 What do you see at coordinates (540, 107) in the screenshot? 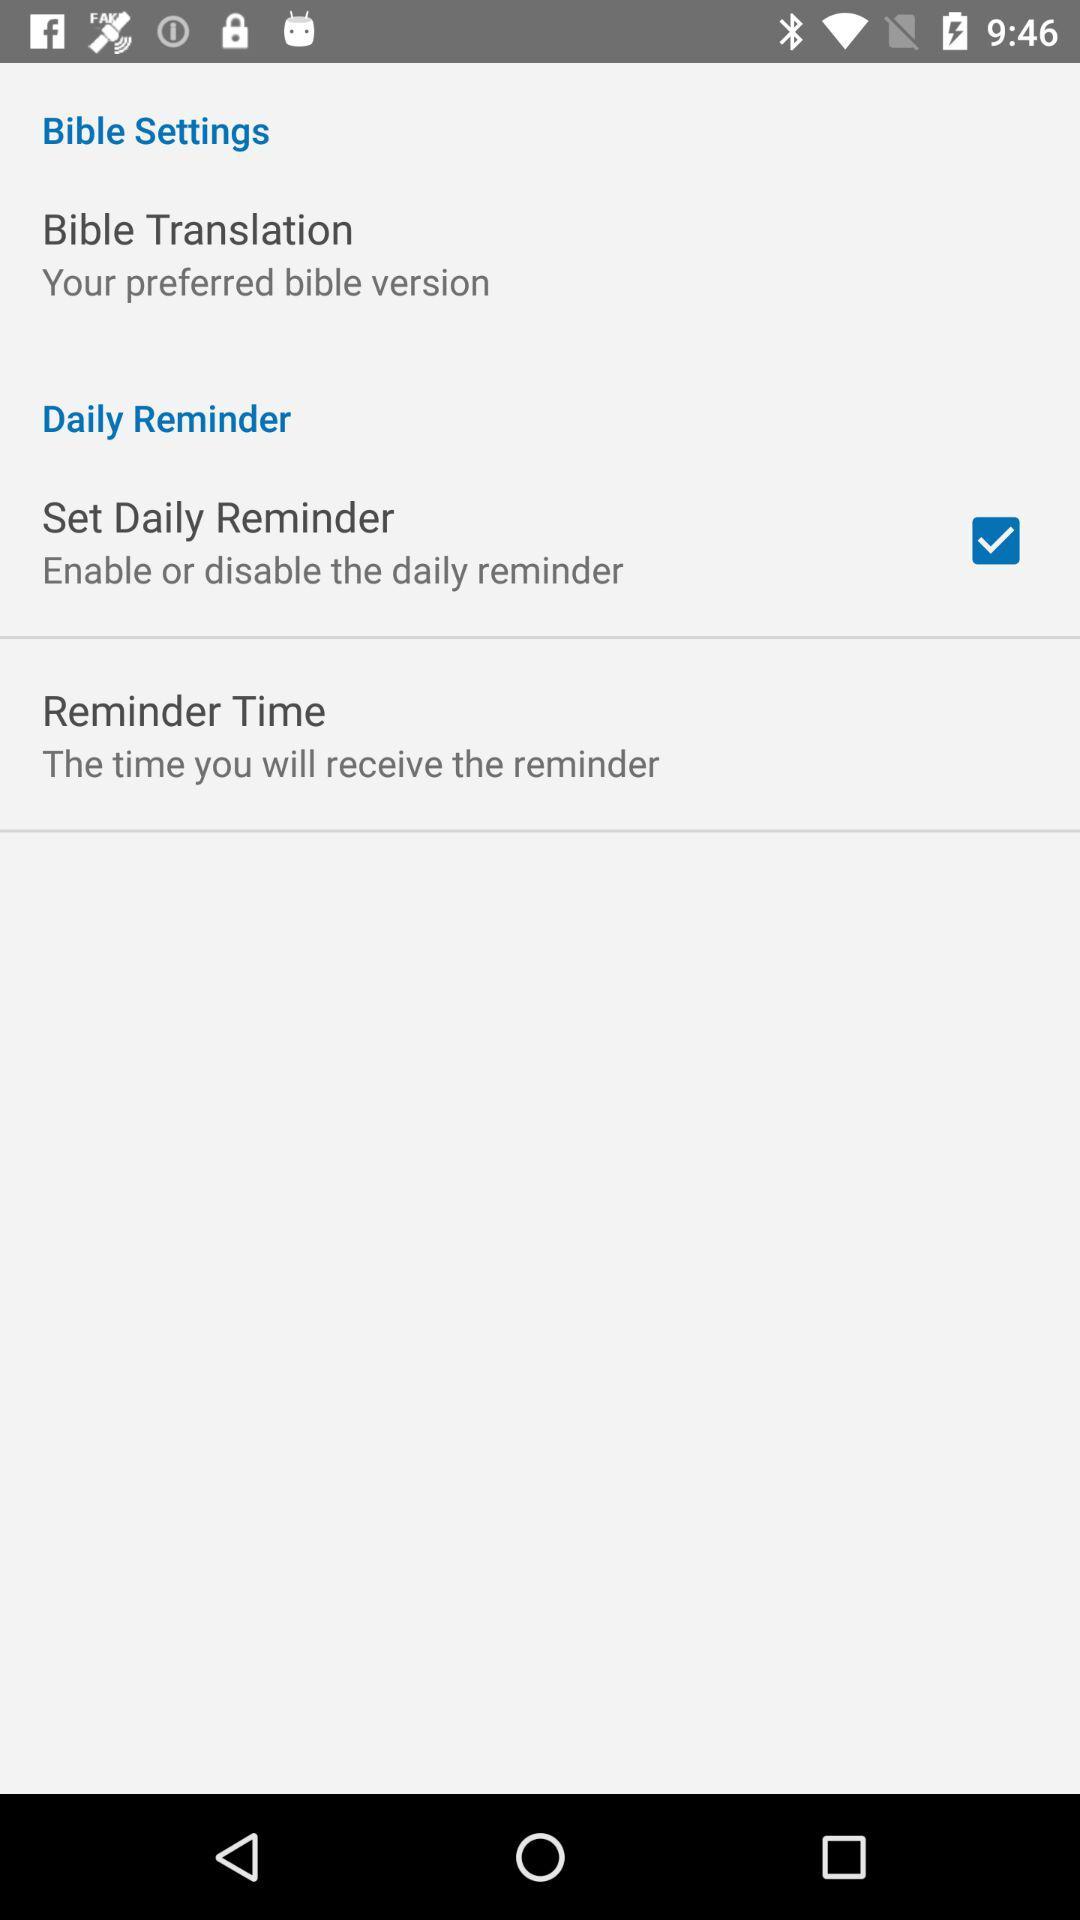
I see `bible settings app` at bounding box center [540, 107].